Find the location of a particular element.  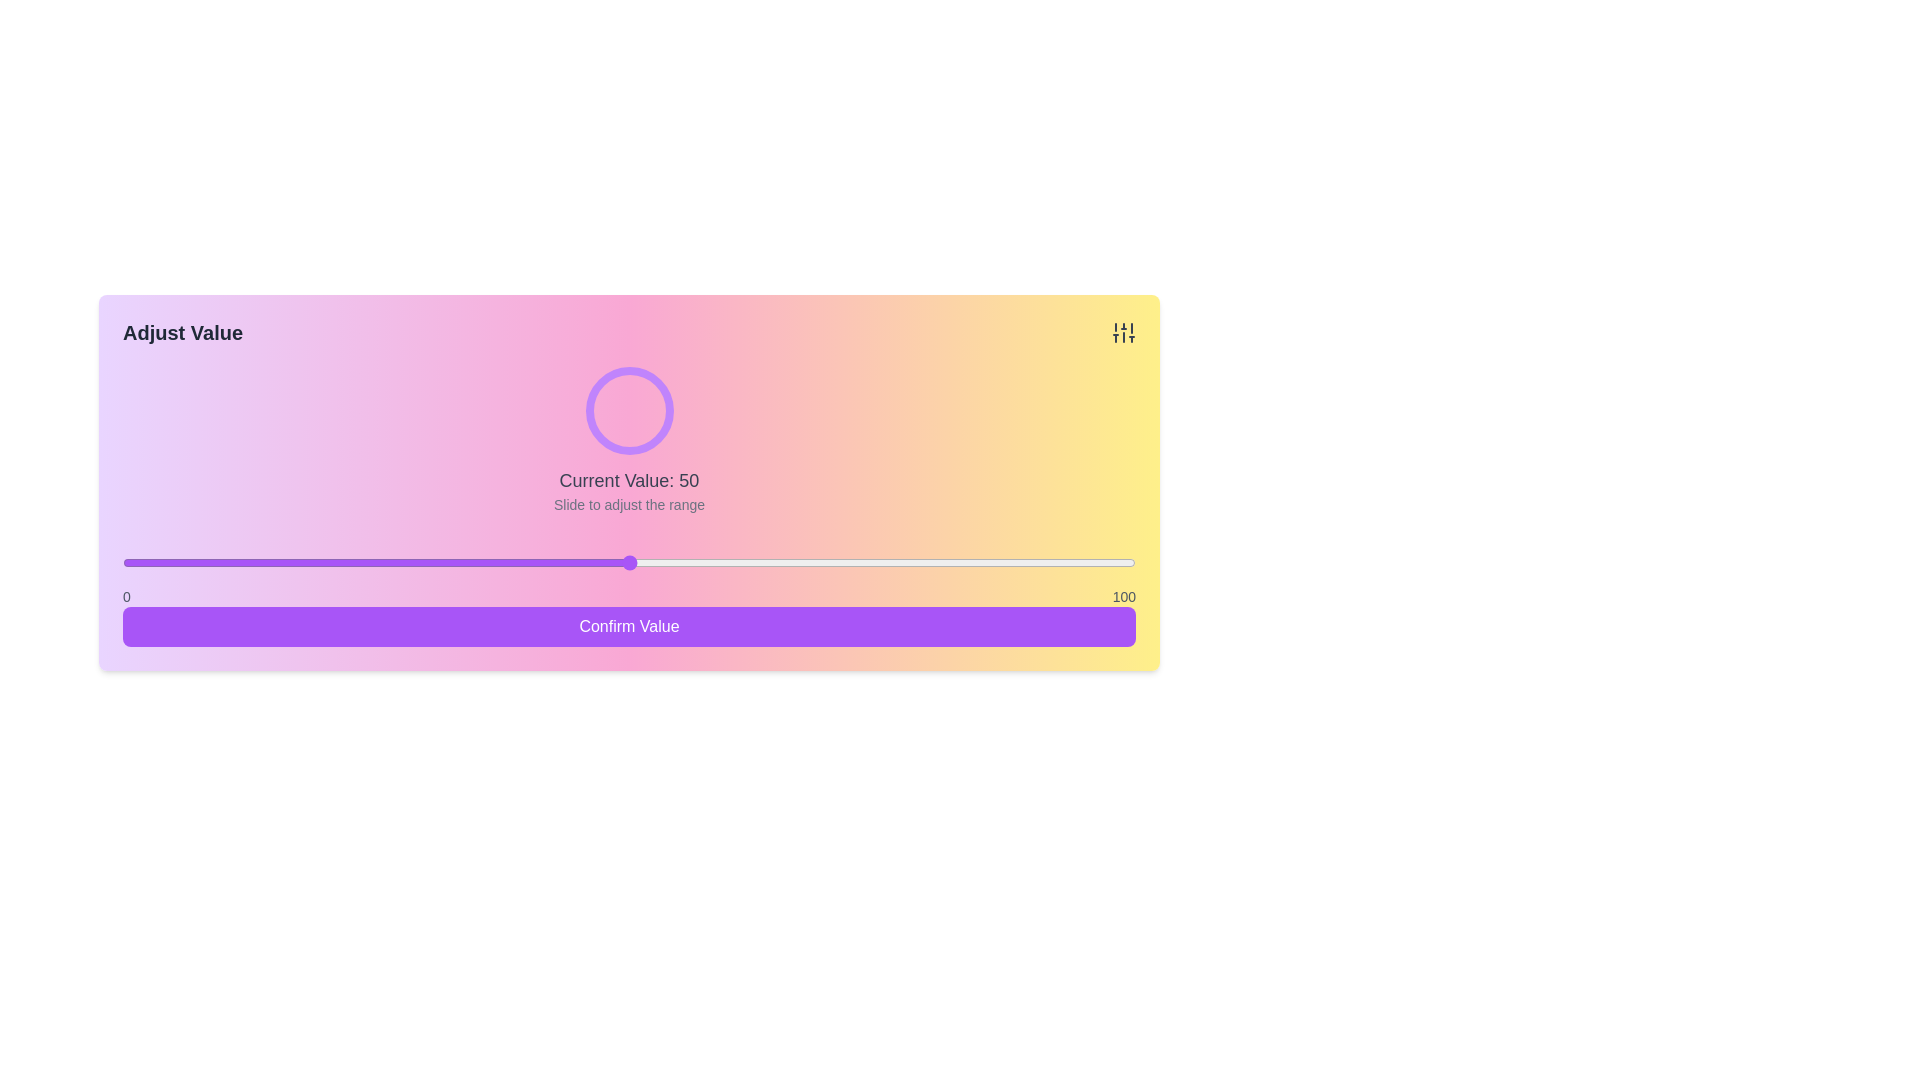

the 'Confirm Value' button to confirm the selected range value is located at coordinates (628, 626).